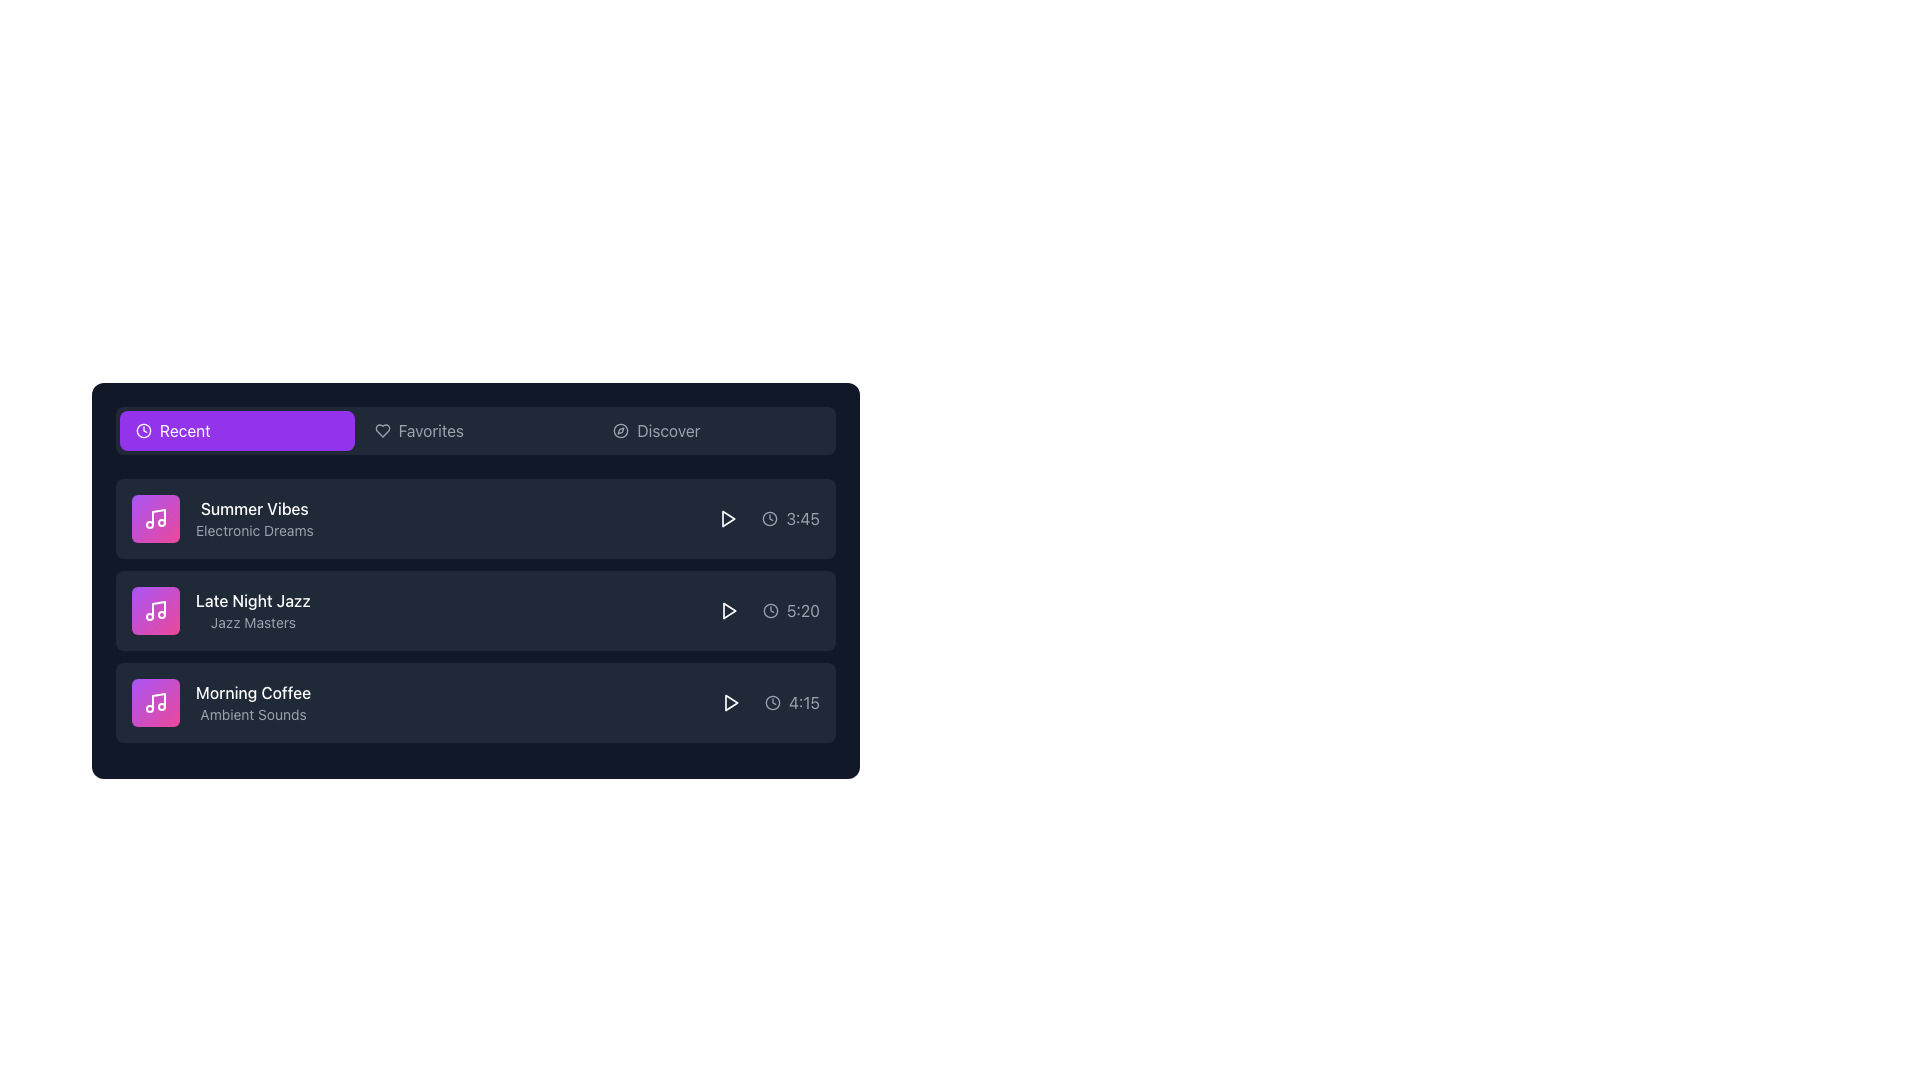 This screenshot has height=1080, width=1920. What do you see at coordinates (790, 518) in the screenshot?
I see `the timestamp text '3:45' with the accompanying clock icon located in the third row of the 'Summer Vibes' item` at bounding box center [790, 518].